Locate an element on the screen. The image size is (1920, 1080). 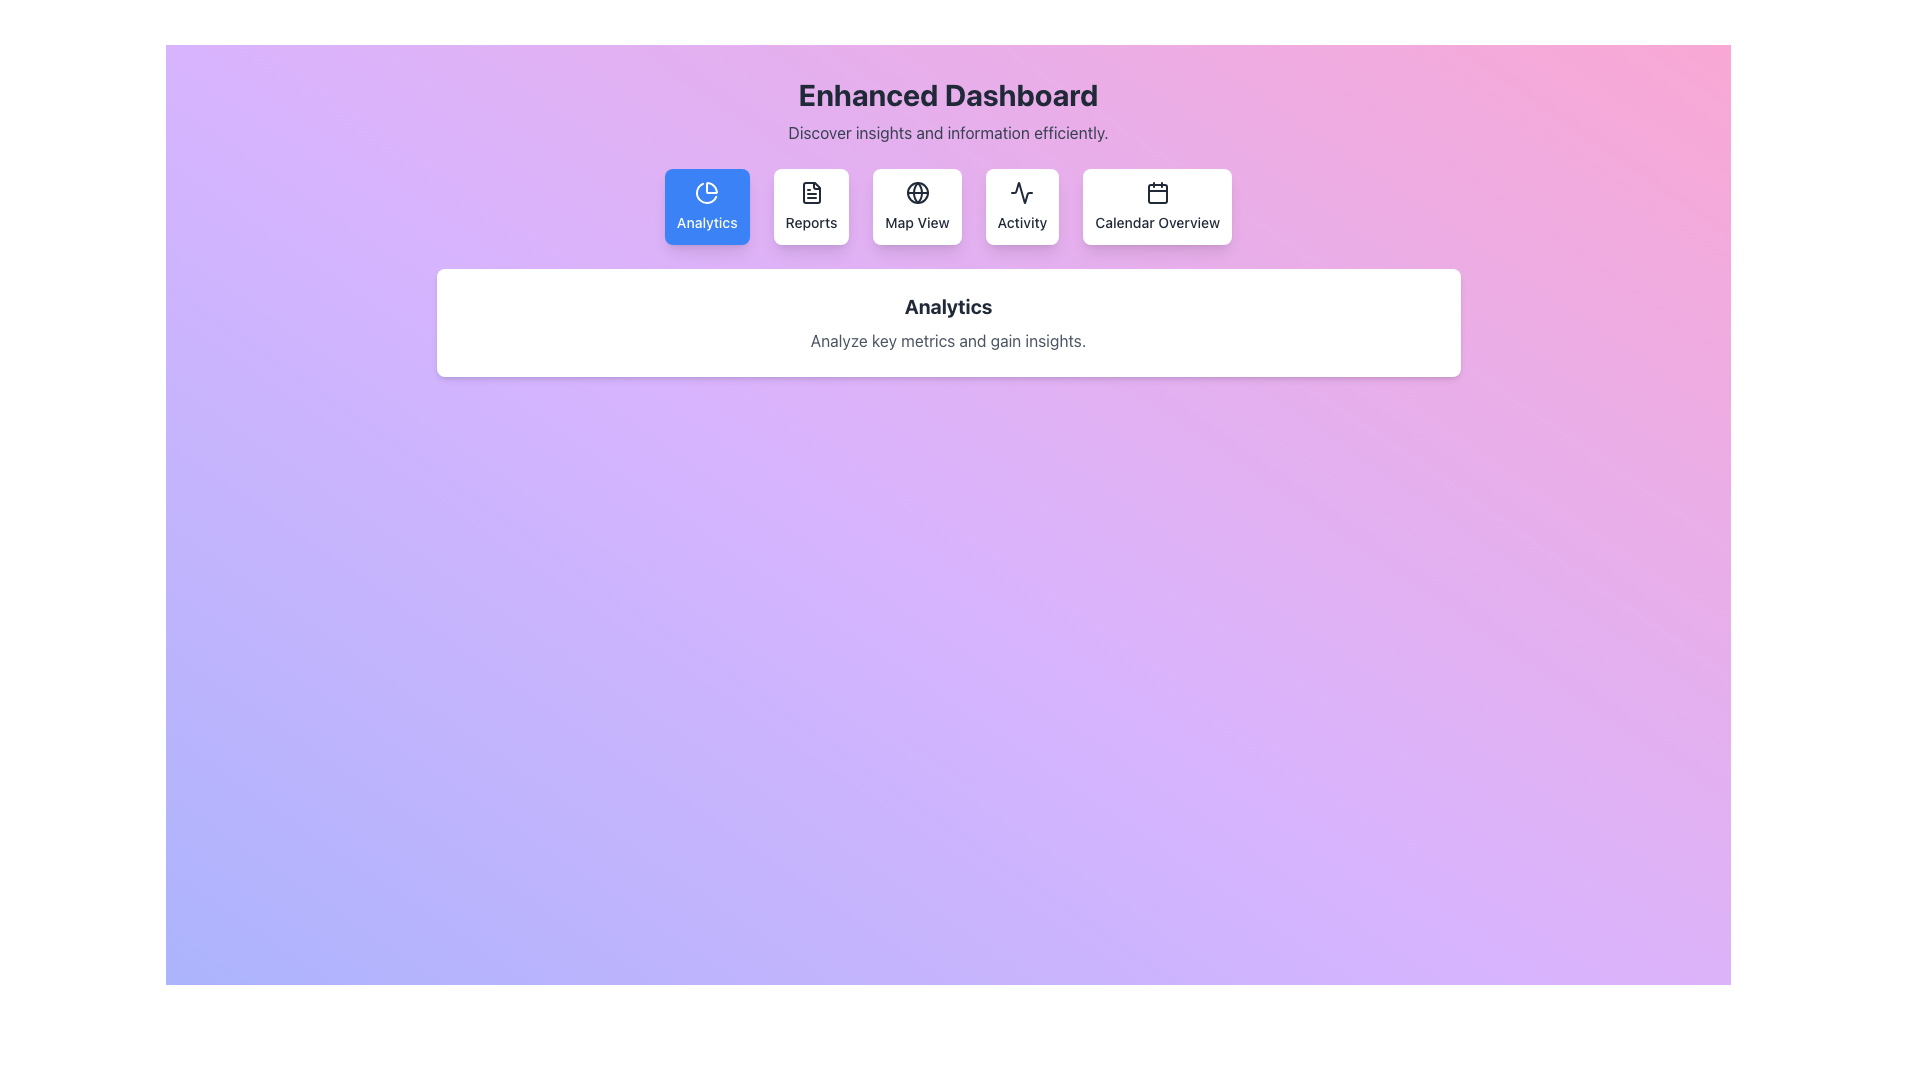
the top-right segment of the pie chart icon in the 'Analytics' card under the 'Enhanced Dashboard' header is located at coordinates (712, 188).